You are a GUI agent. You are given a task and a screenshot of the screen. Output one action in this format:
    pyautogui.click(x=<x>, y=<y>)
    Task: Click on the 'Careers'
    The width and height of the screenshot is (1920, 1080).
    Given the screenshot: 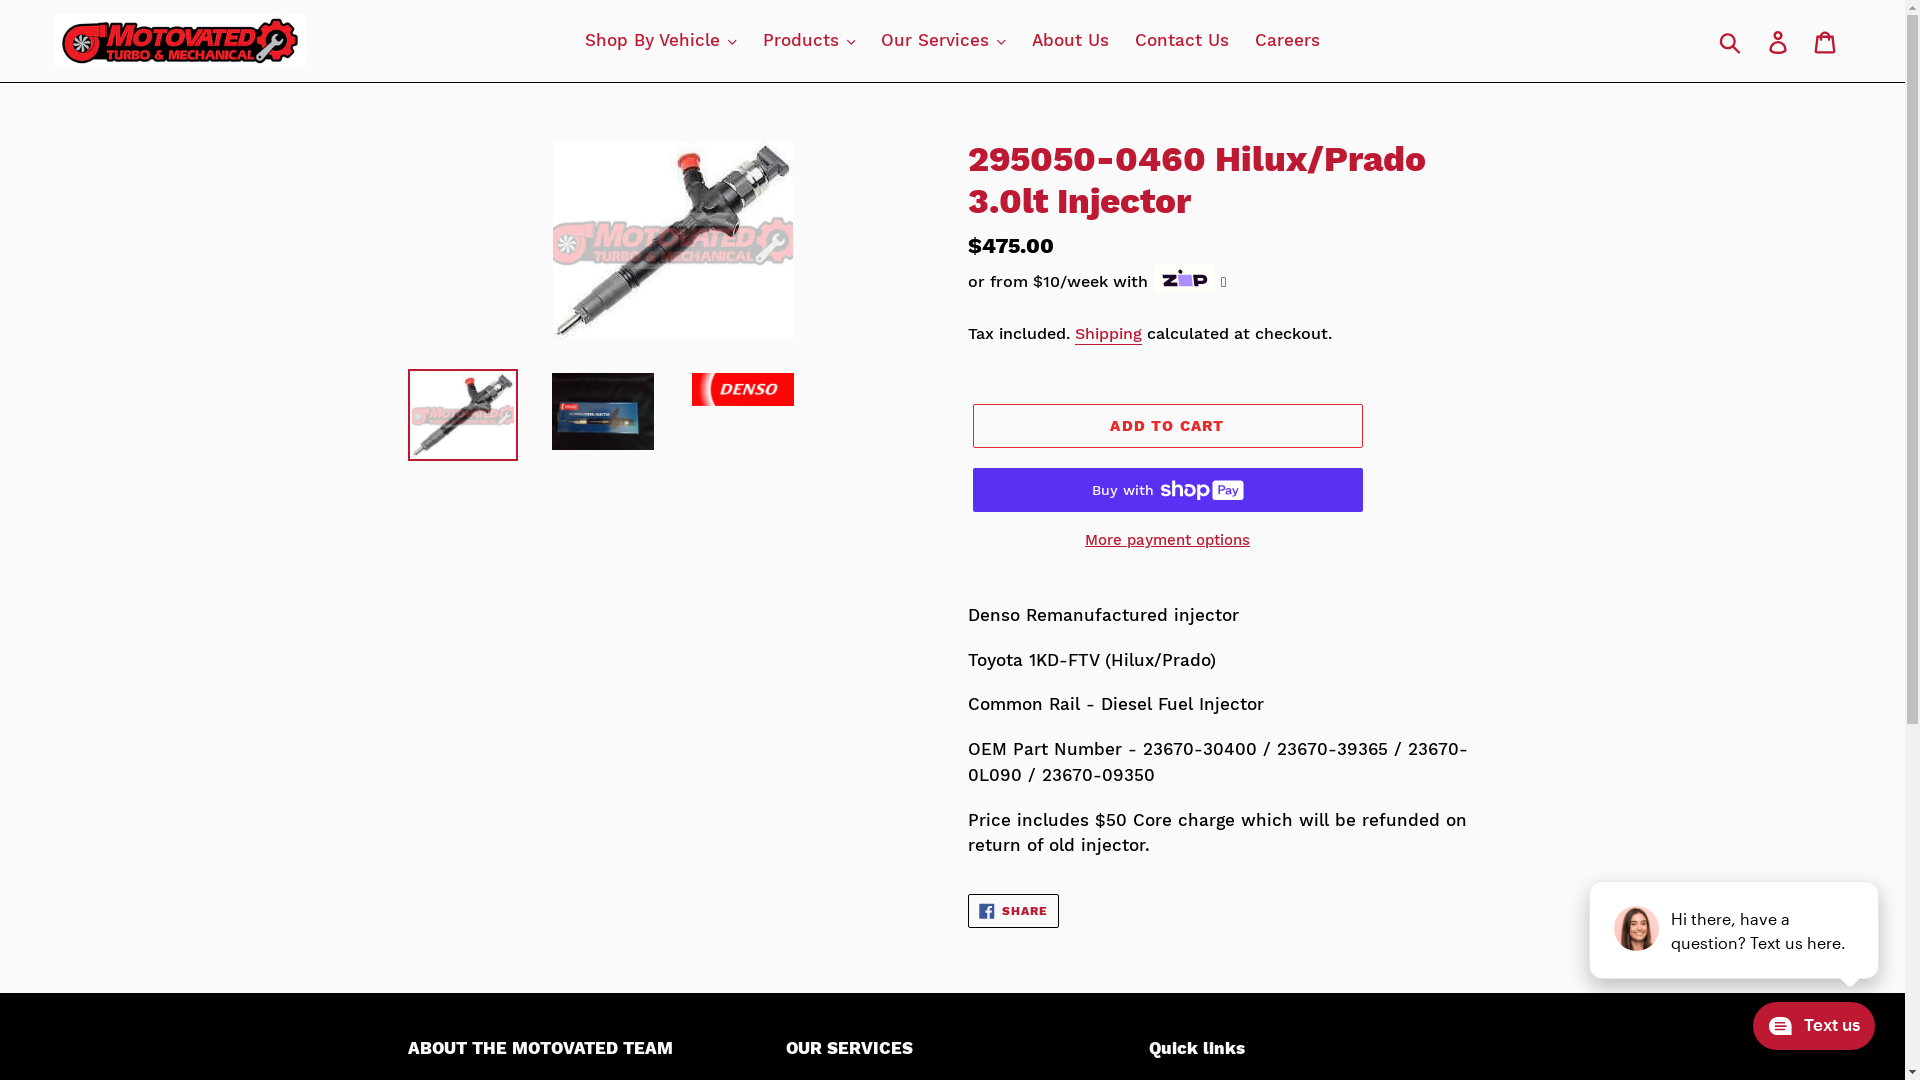 What is the action you would take?
    pyautogui.click(x=1243, y=41)
    